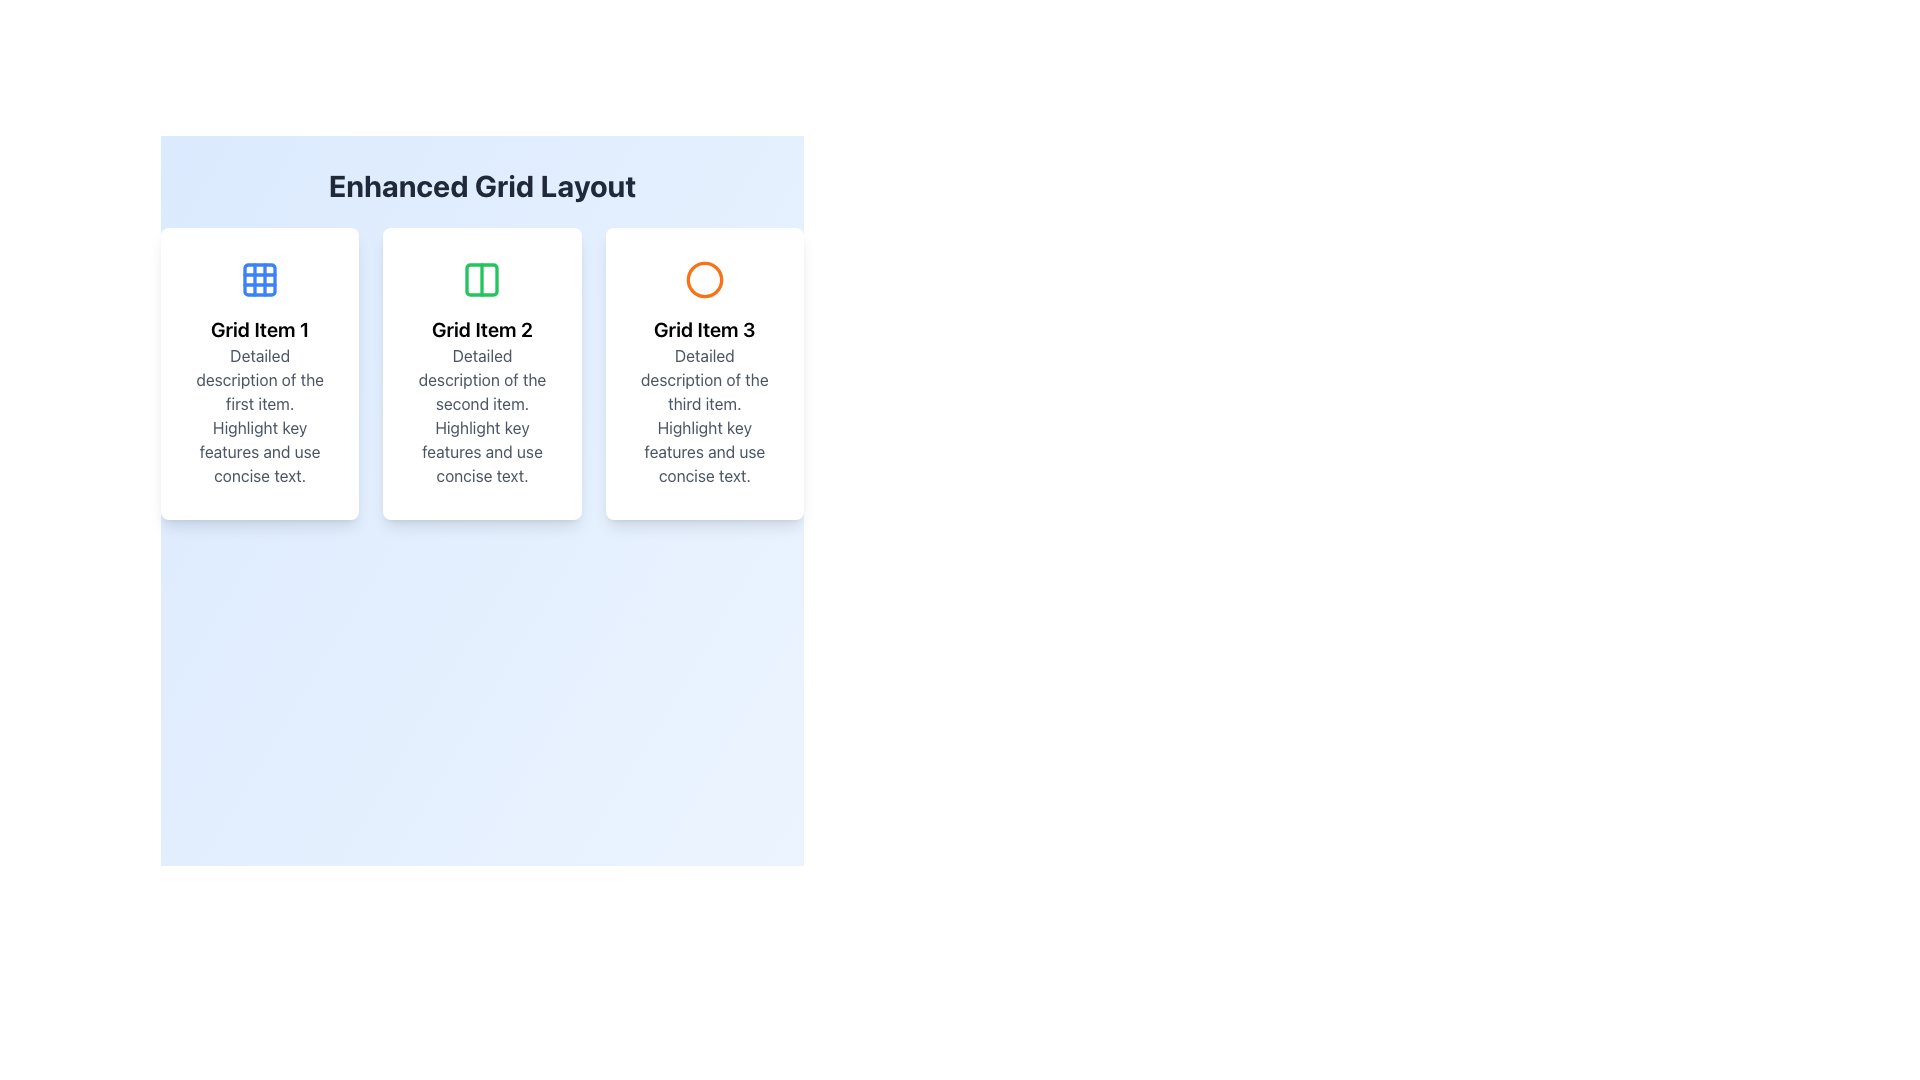 The height and width of the screenshot is (1080, 1920). I want to click on the text label displaying 'Enhanced Grid Layout', which is prominently positioned at the top of the interface with a gradient blue background and dark gray bold font, so click(482, 185).